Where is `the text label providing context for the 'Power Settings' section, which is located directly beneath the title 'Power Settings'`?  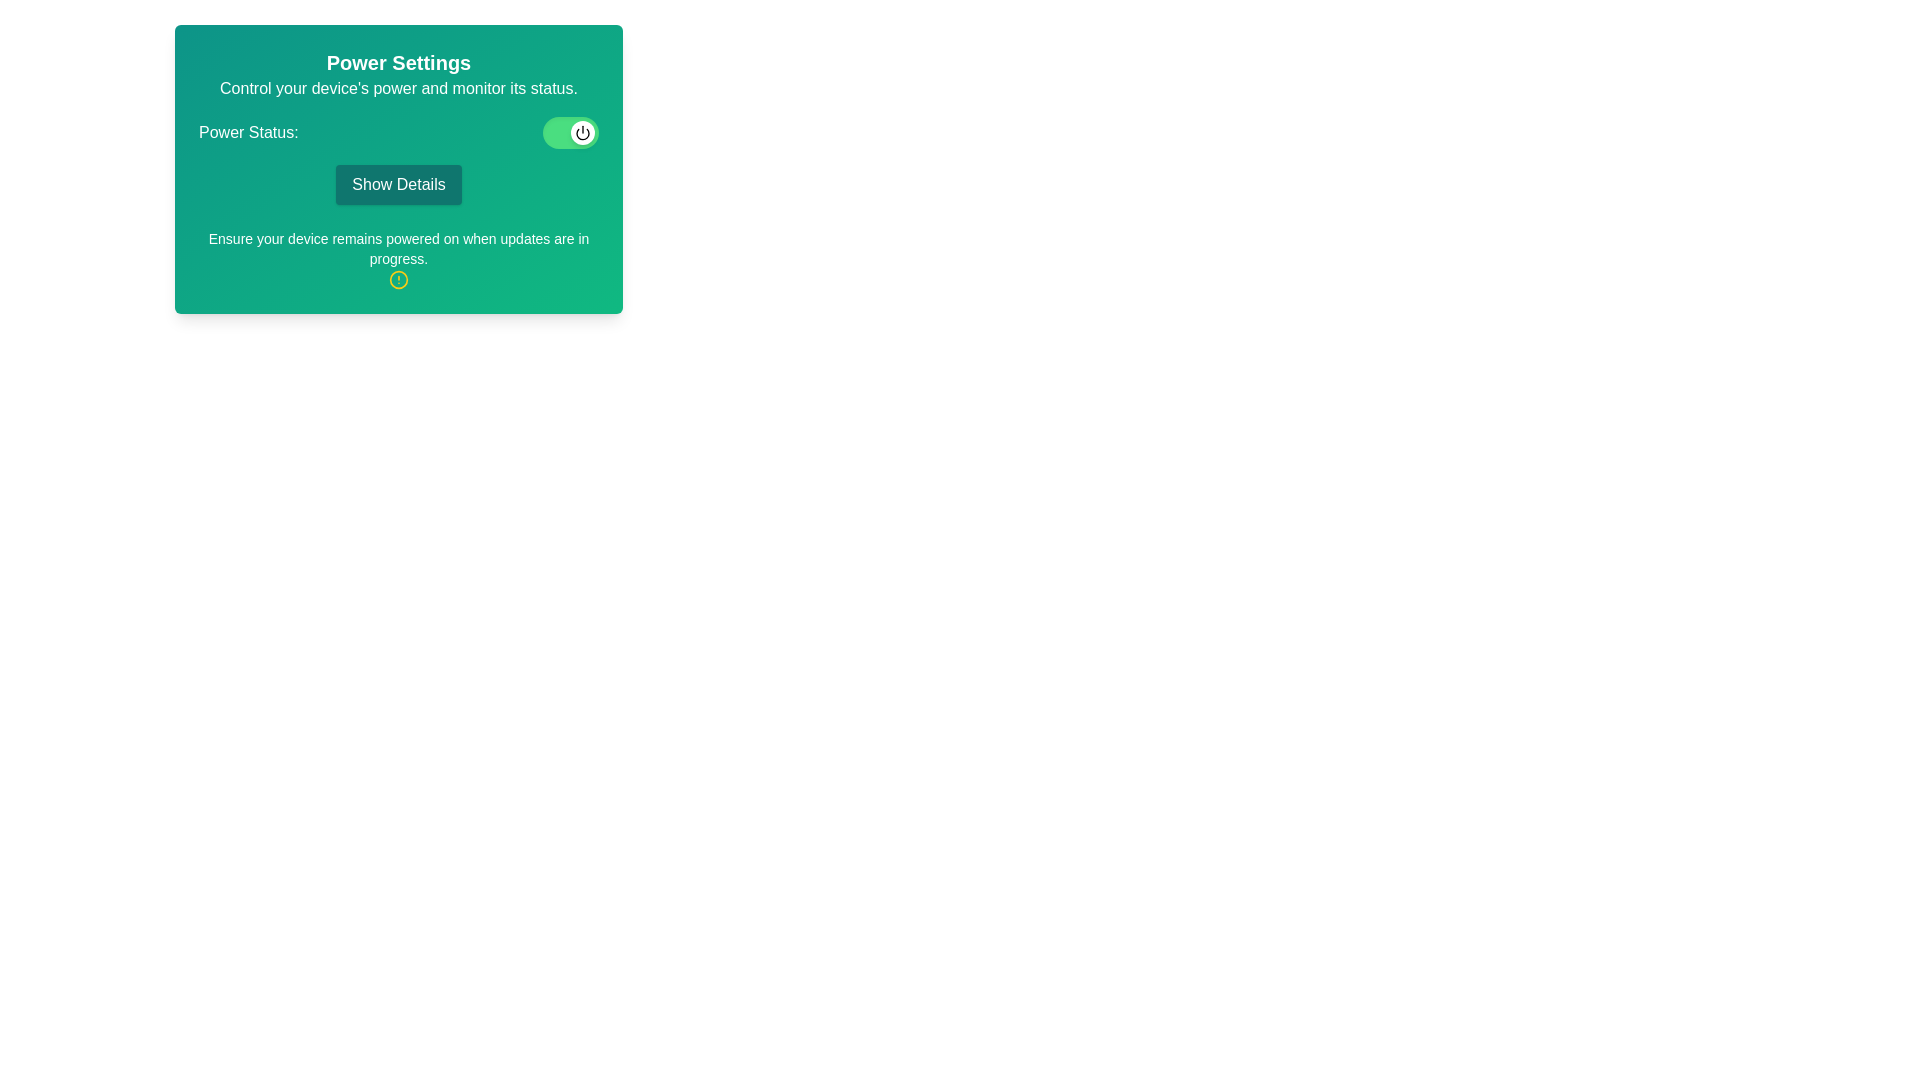 the text label providing context for the 'Power Settings' section, which is located directly beneath the title 'Power Settings' is located at coordinates (398, 87).